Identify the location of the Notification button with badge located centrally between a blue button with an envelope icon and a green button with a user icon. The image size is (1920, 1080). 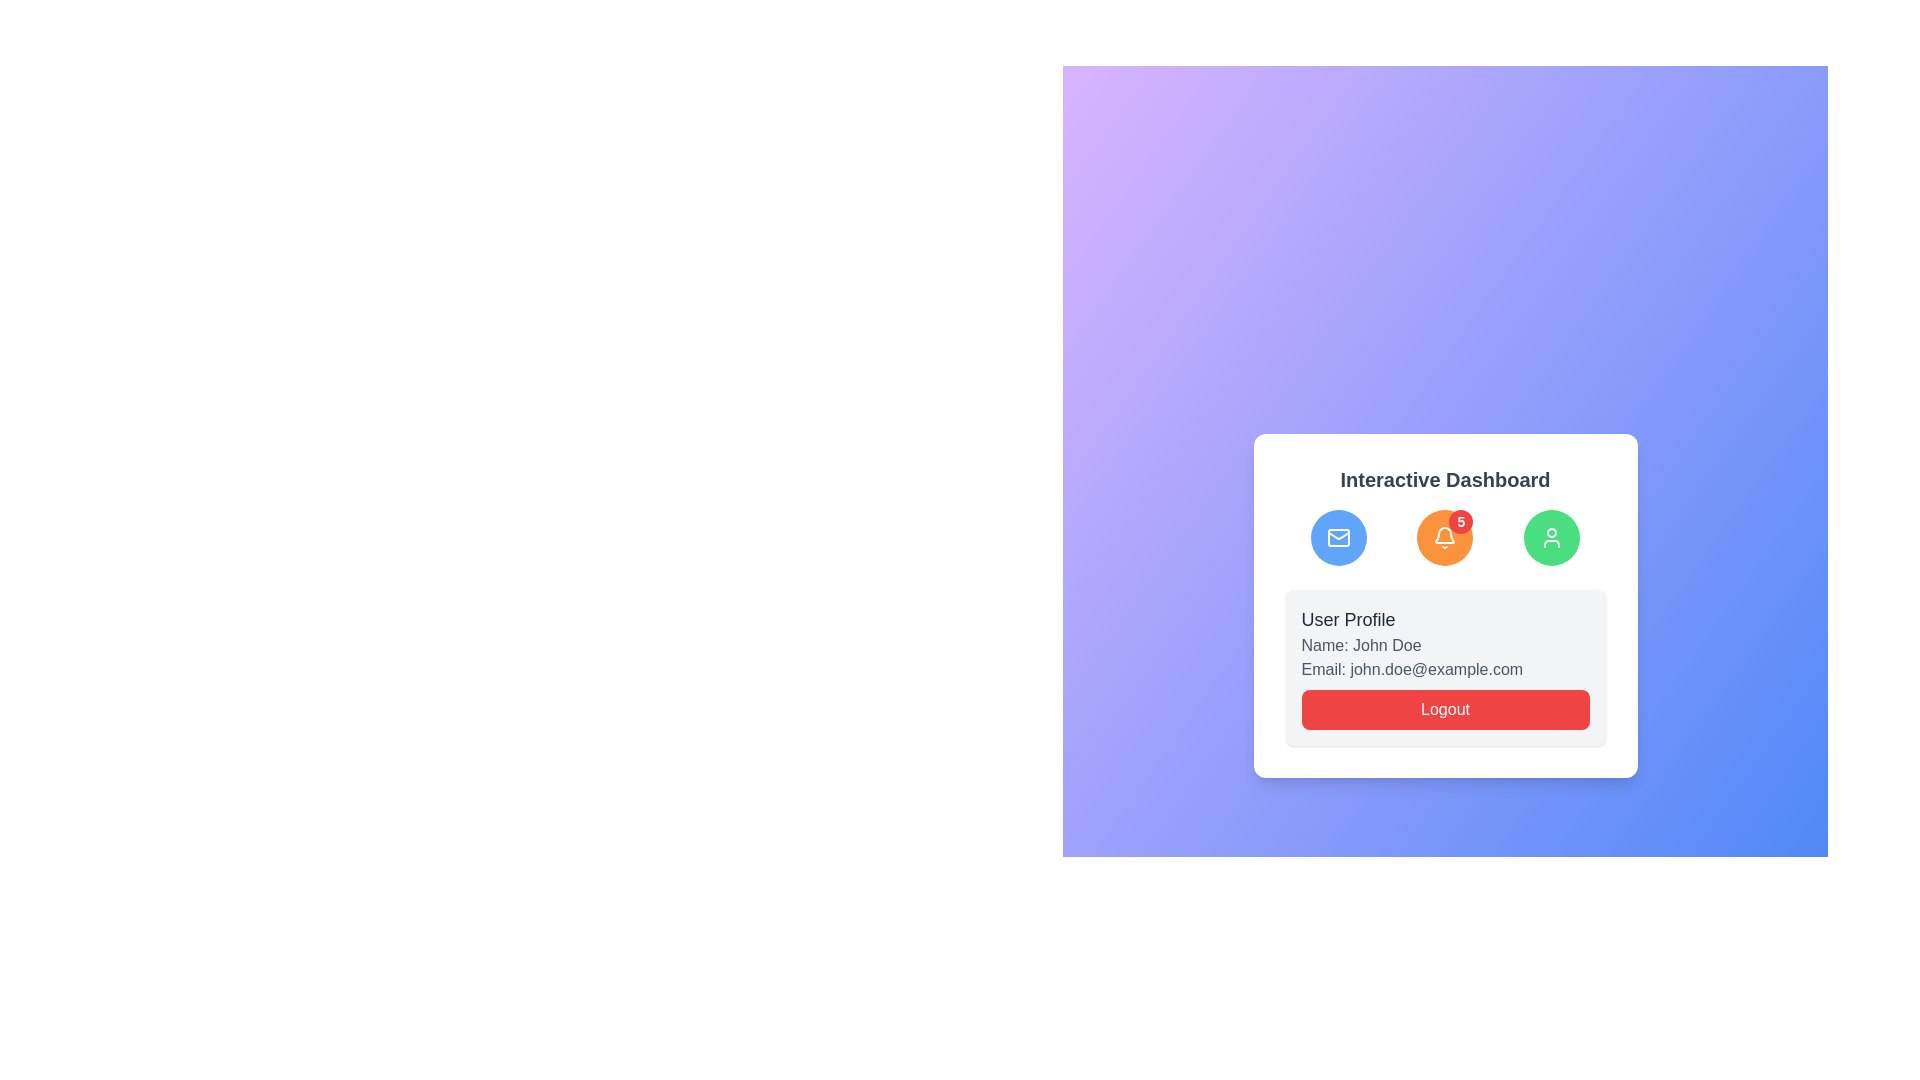
(1445, 536).